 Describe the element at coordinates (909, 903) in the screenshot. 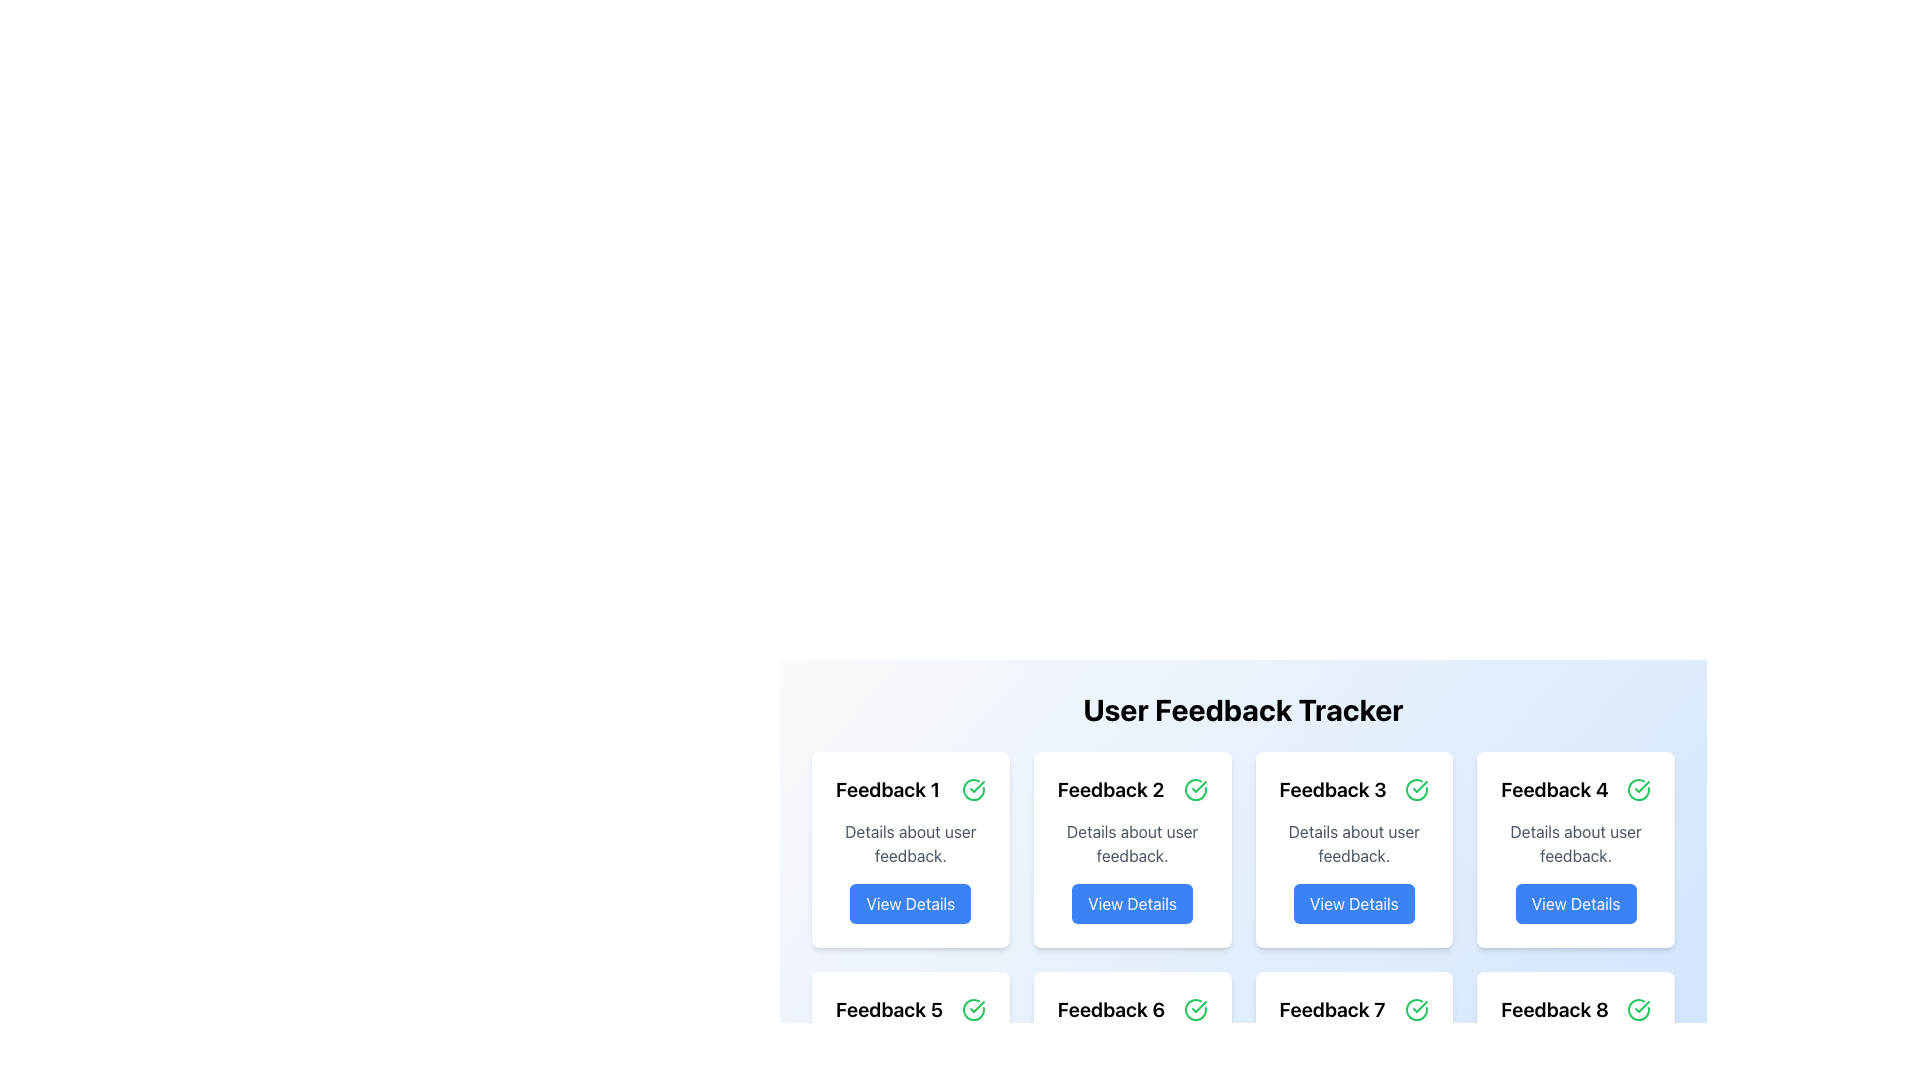

I see `the 'View Details' button, which is a rectangular button with rounded corners, styled with a blue background and white centered text, located under the 'Feedback 1' card in the 'User Feedback Tracker' interface` at that location.